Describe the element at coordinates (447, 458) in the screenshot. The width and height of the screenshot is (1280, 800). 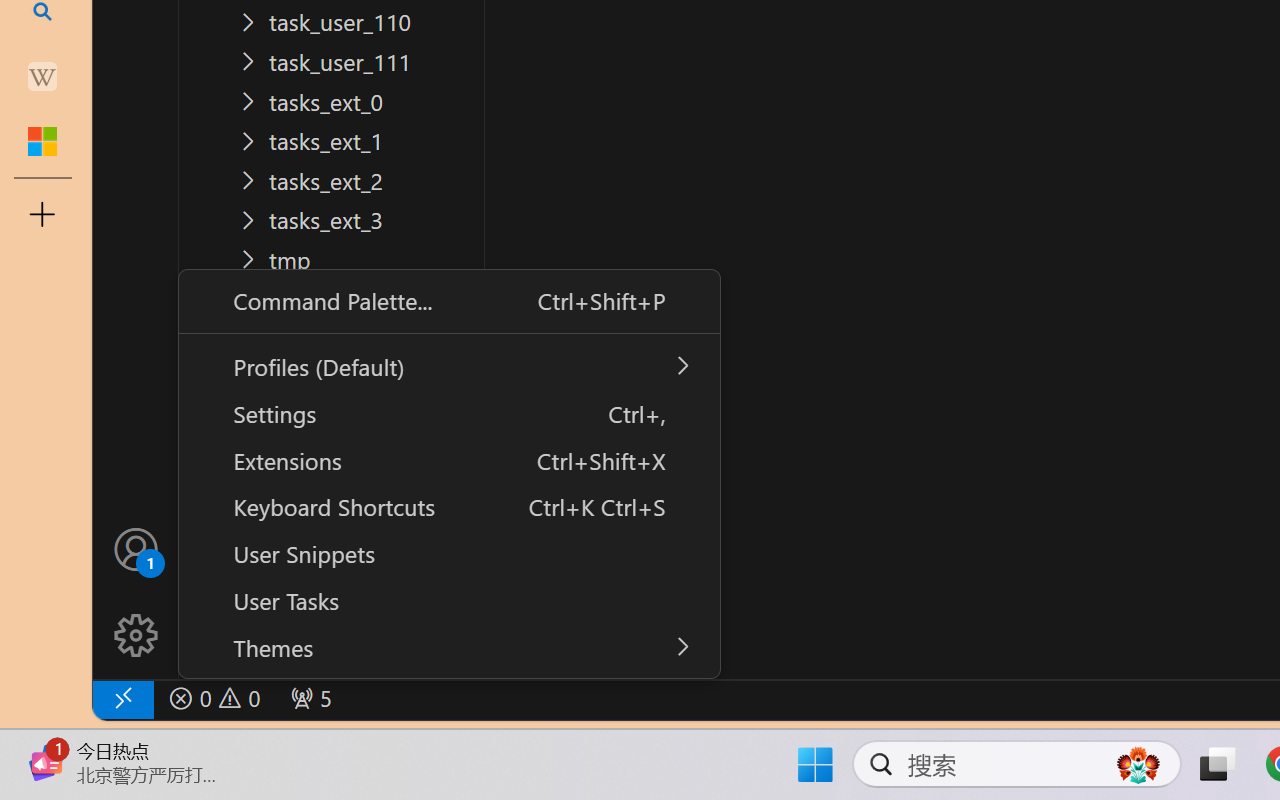
I see `'Extensions Ctrl+Shift+X'` at that location.